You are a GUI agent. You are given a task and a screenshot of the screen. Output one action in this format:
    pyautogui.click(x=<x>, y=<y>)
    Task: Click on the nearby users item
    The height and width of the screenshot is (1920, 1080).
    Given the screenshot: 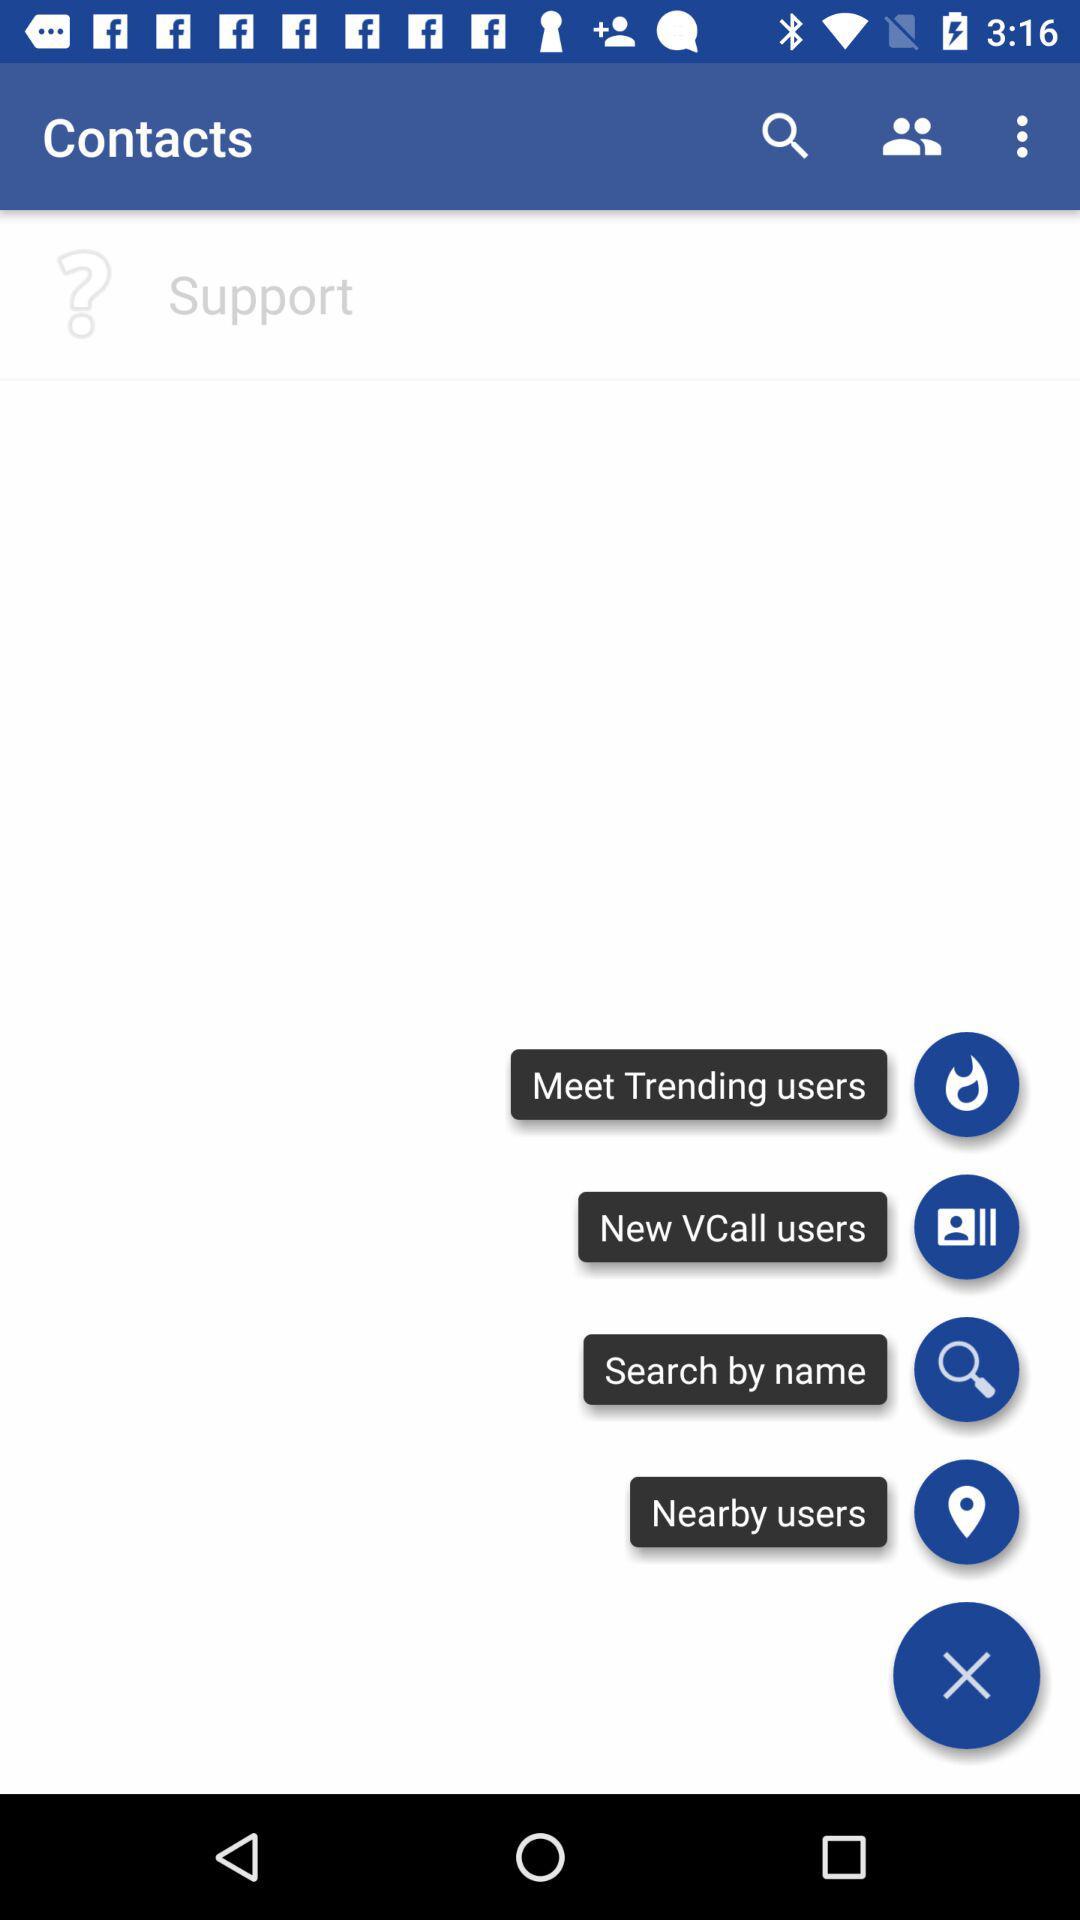 What is the action you would take?
    pyautogui.click(x=758, y=1512)
    